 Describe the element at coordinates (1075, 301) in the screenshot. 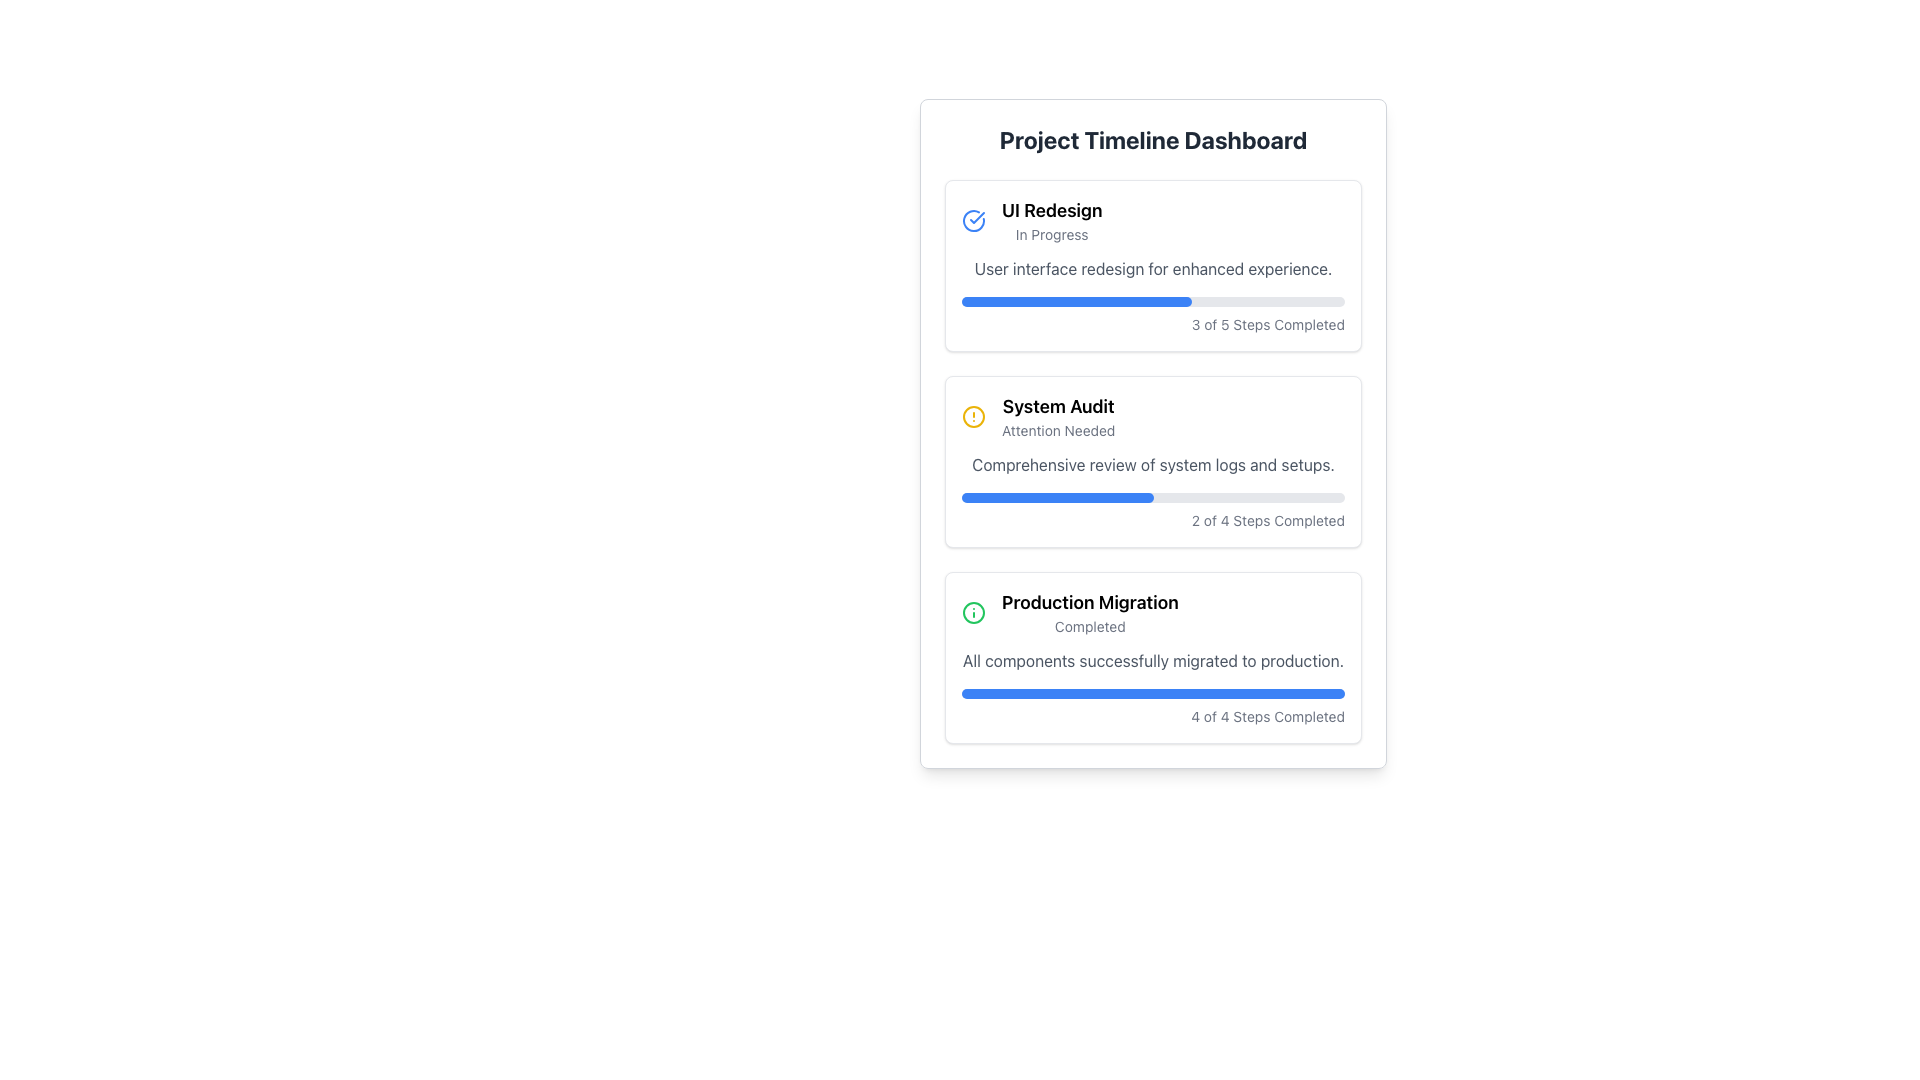

I see `the horizontal blue progress bar located below the 'UI Redesign' header and above the step count text in the first activity card` at that location.